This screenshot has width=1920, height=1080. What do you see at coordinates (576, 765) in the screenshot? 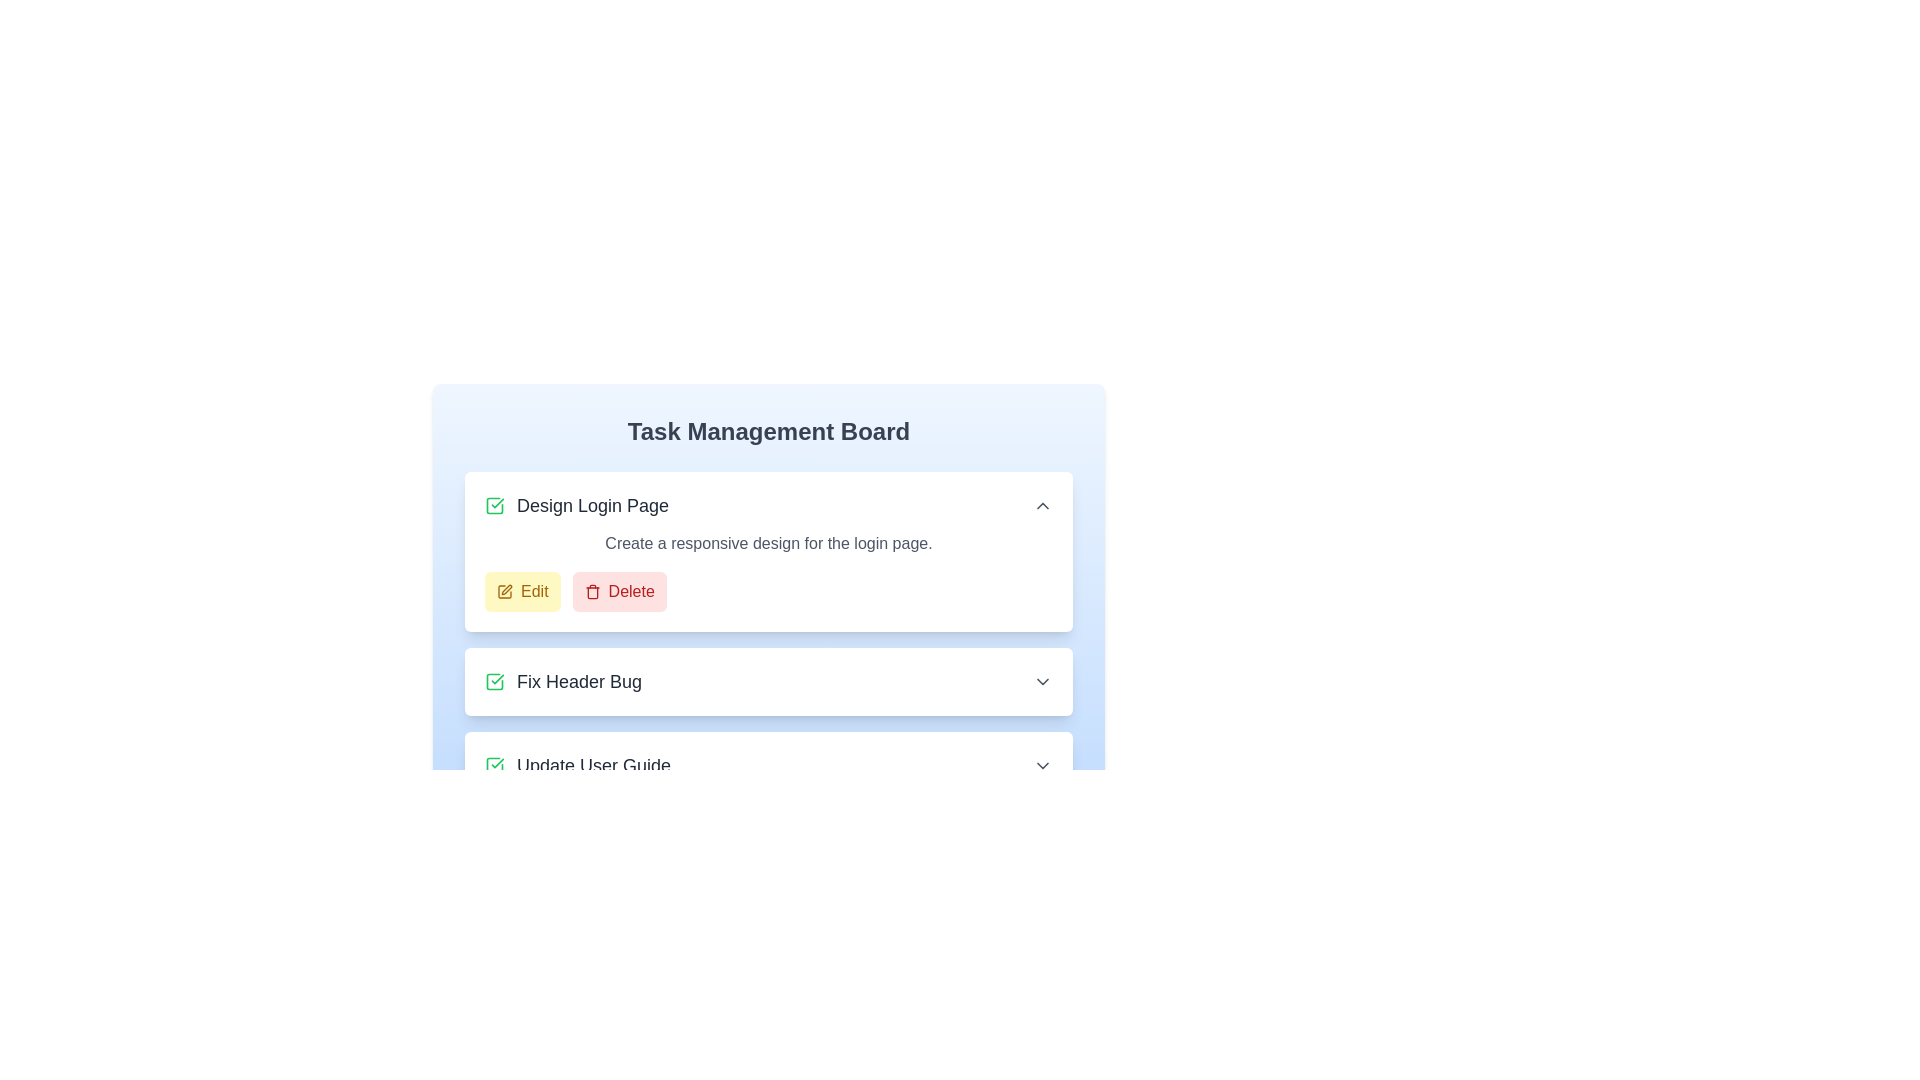
I see `the task with title 'Update User Guide'` at bounding box center [576, 765].